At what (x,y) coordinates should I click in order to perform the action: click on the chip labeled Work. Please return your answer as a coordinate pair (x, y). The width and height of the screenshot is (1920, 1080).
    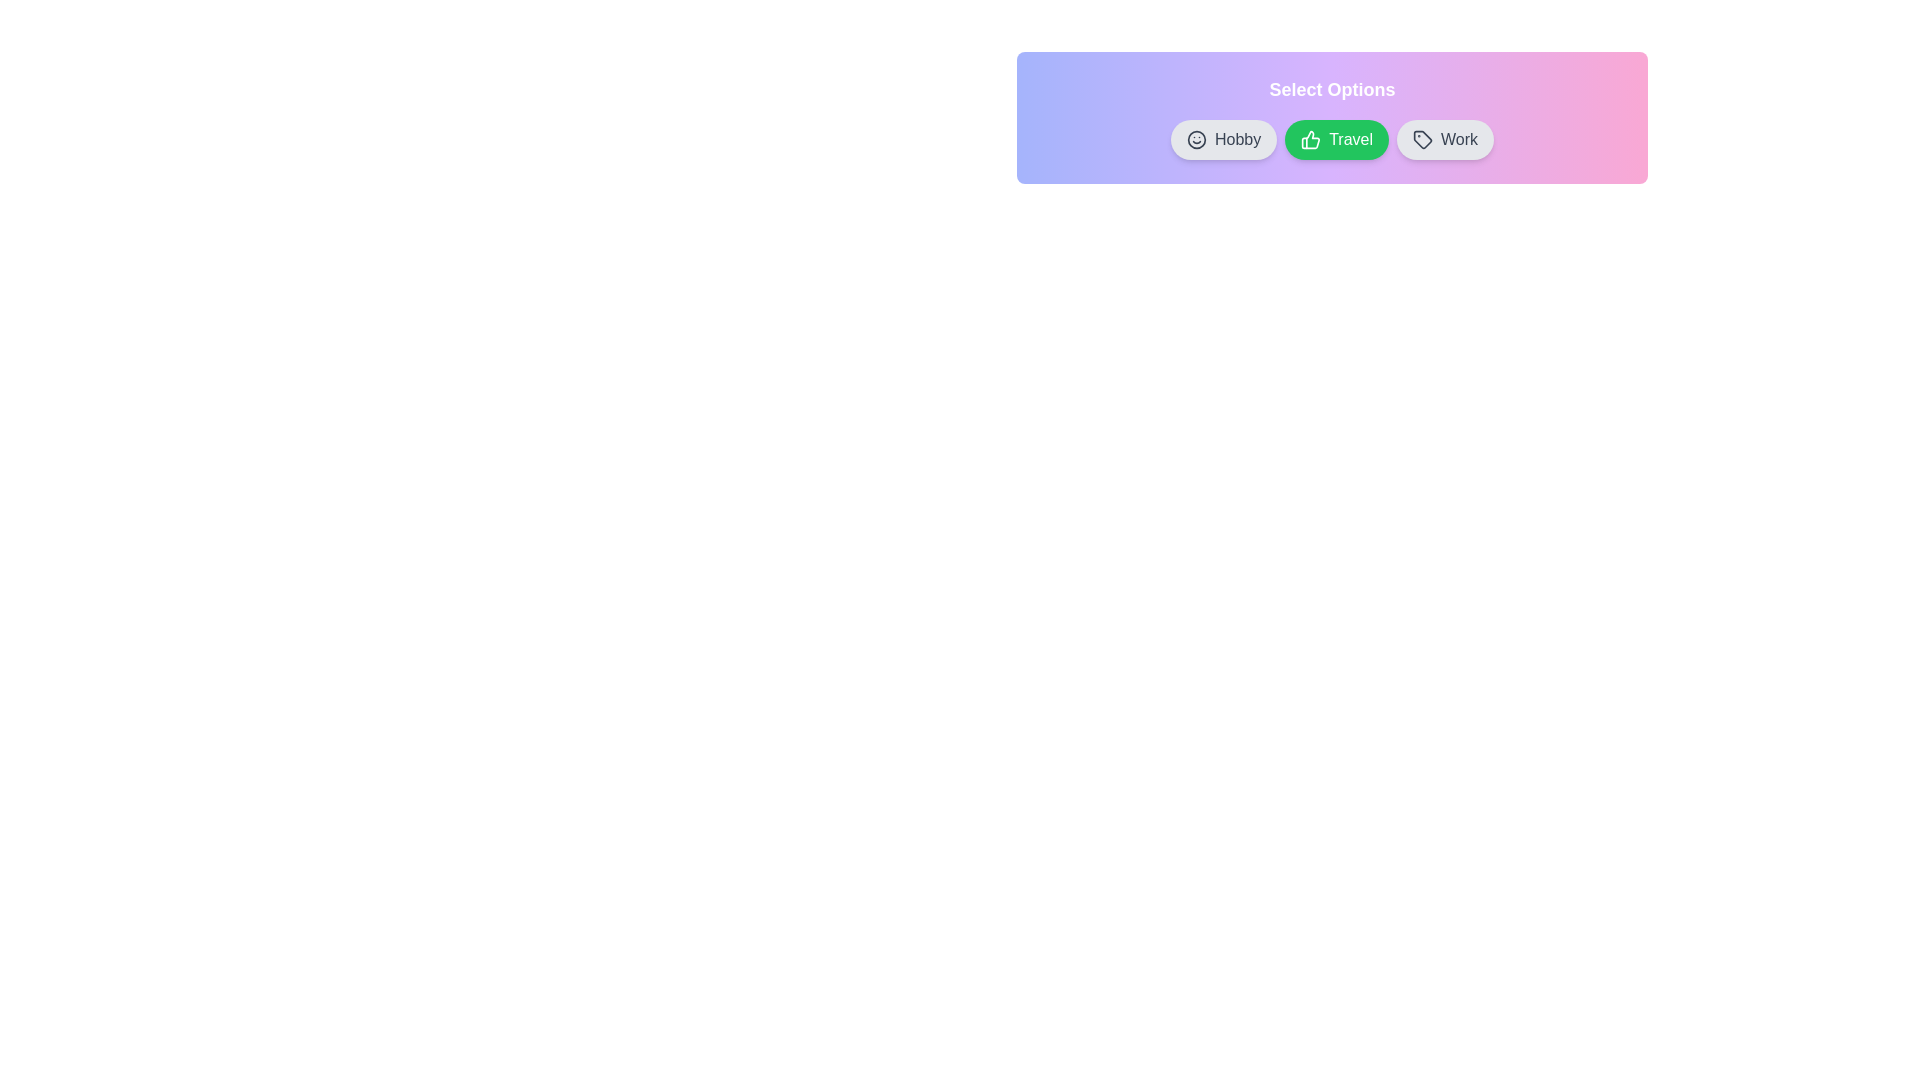
    Looking at the image, I should click on (1445, 138).